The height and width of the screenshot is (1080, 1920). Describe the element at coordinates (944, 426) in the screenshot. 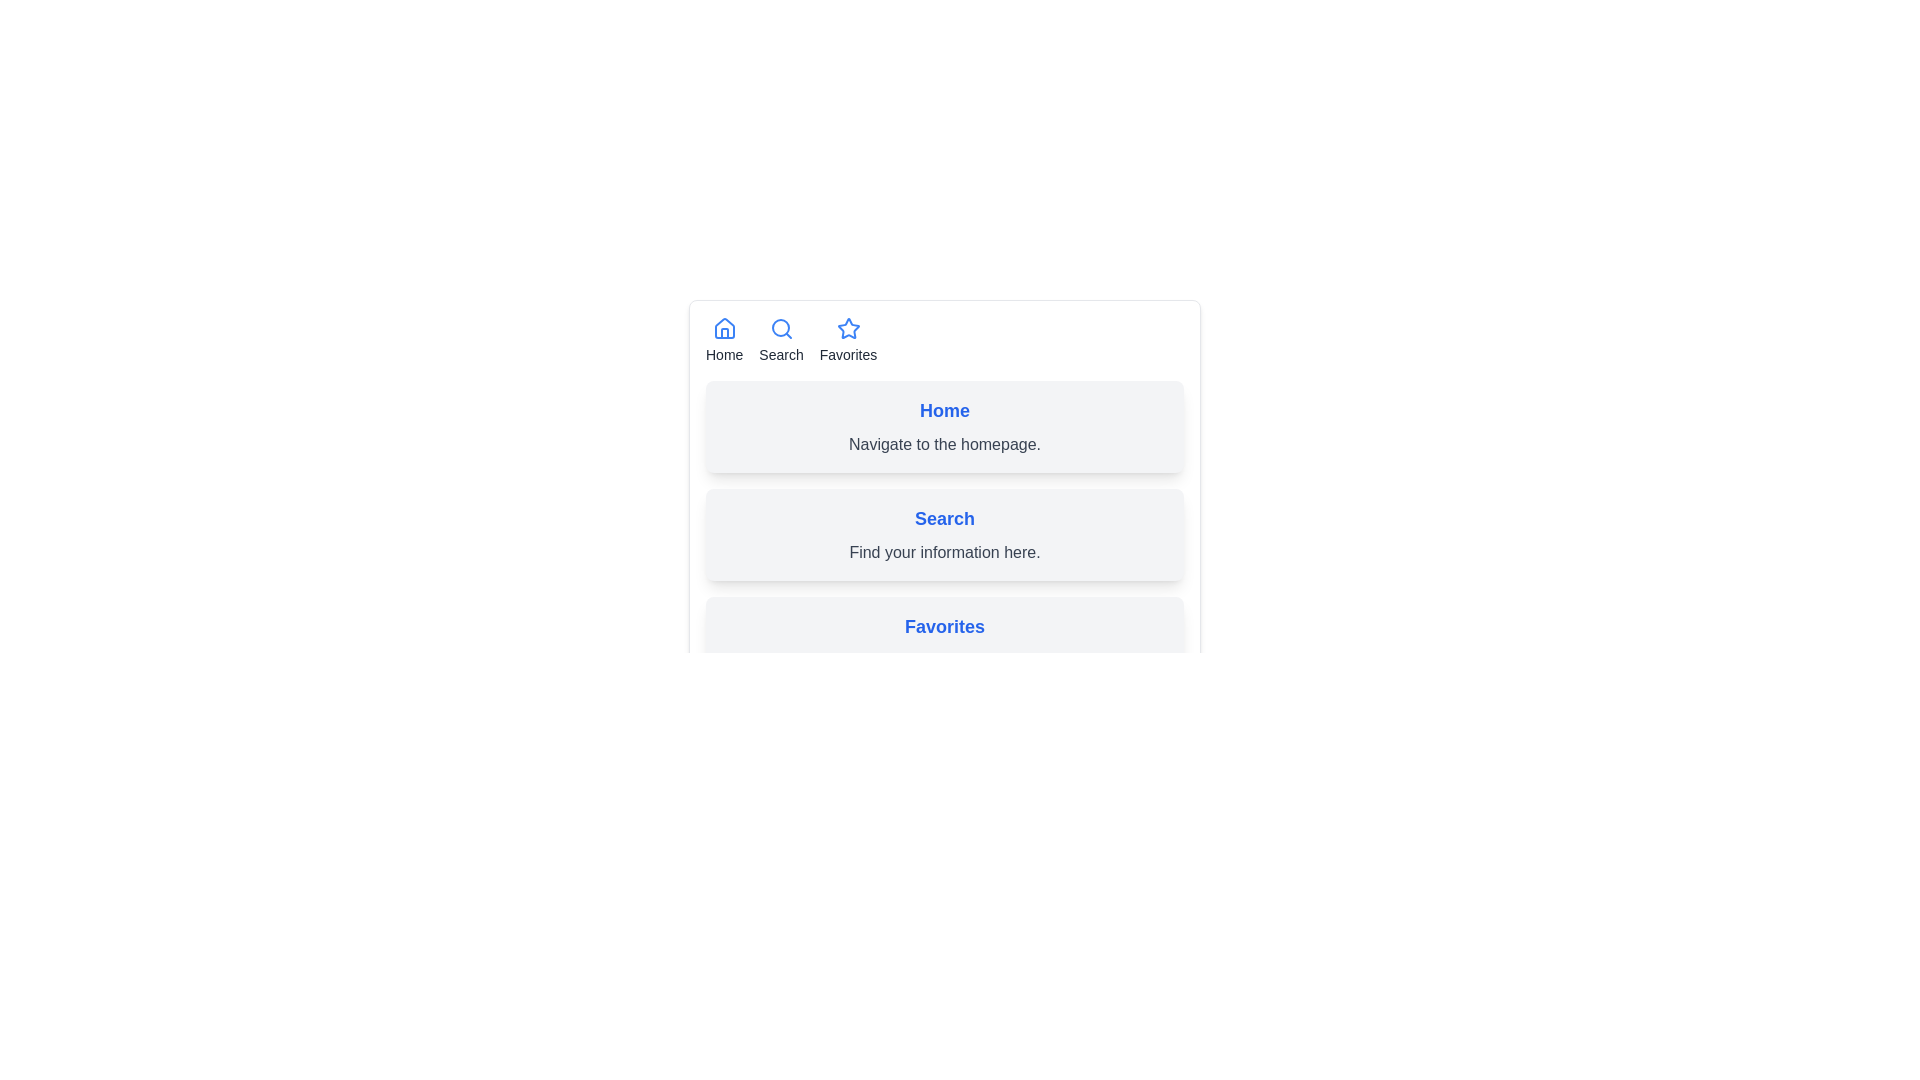

I see `text content from the card labeled 'Home', which is the first card in the vertical grid, featuring bold blue text and a smaller gray line underneath` at that location.